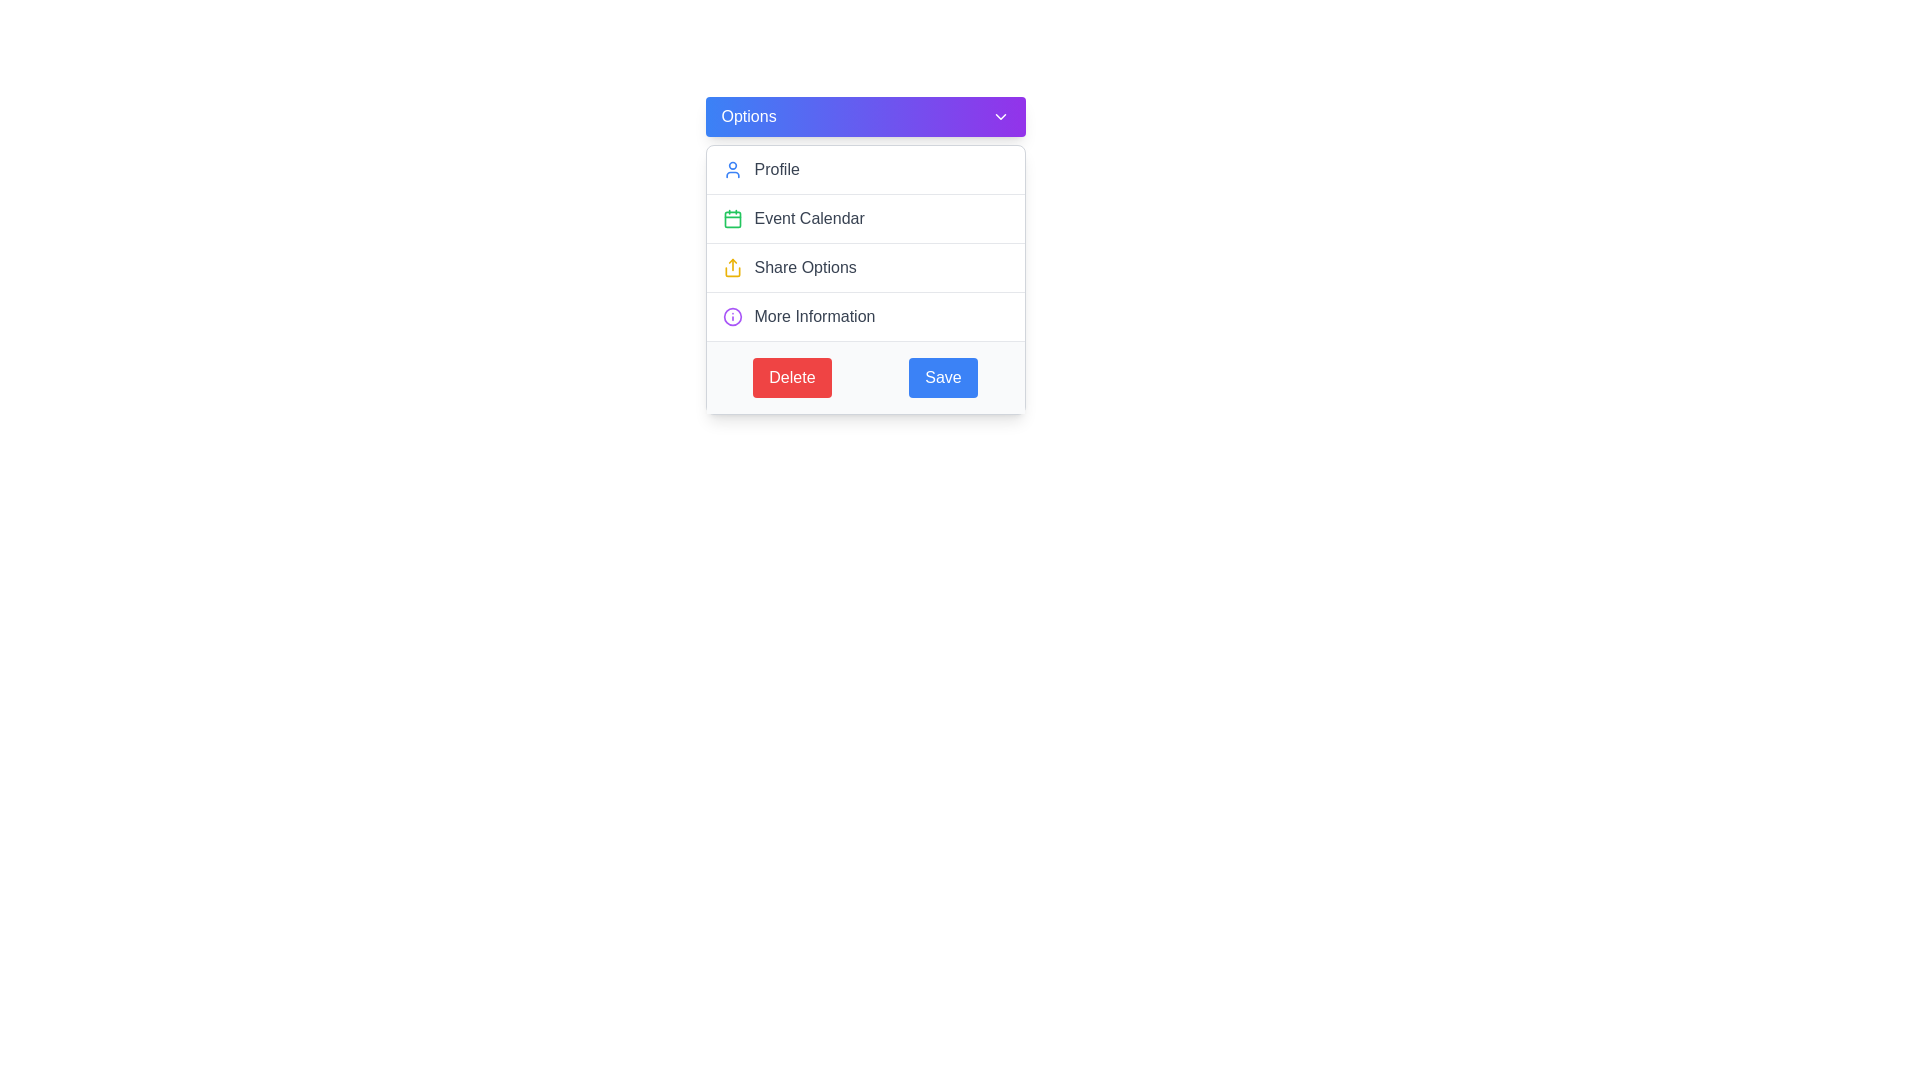 Image resolution: width=1920 pixels, height=1080 pixels. Describe the element at coordinates (865, 168) in the screenshot. I see `the first item in the 'Options' dropdown menu` at that location.